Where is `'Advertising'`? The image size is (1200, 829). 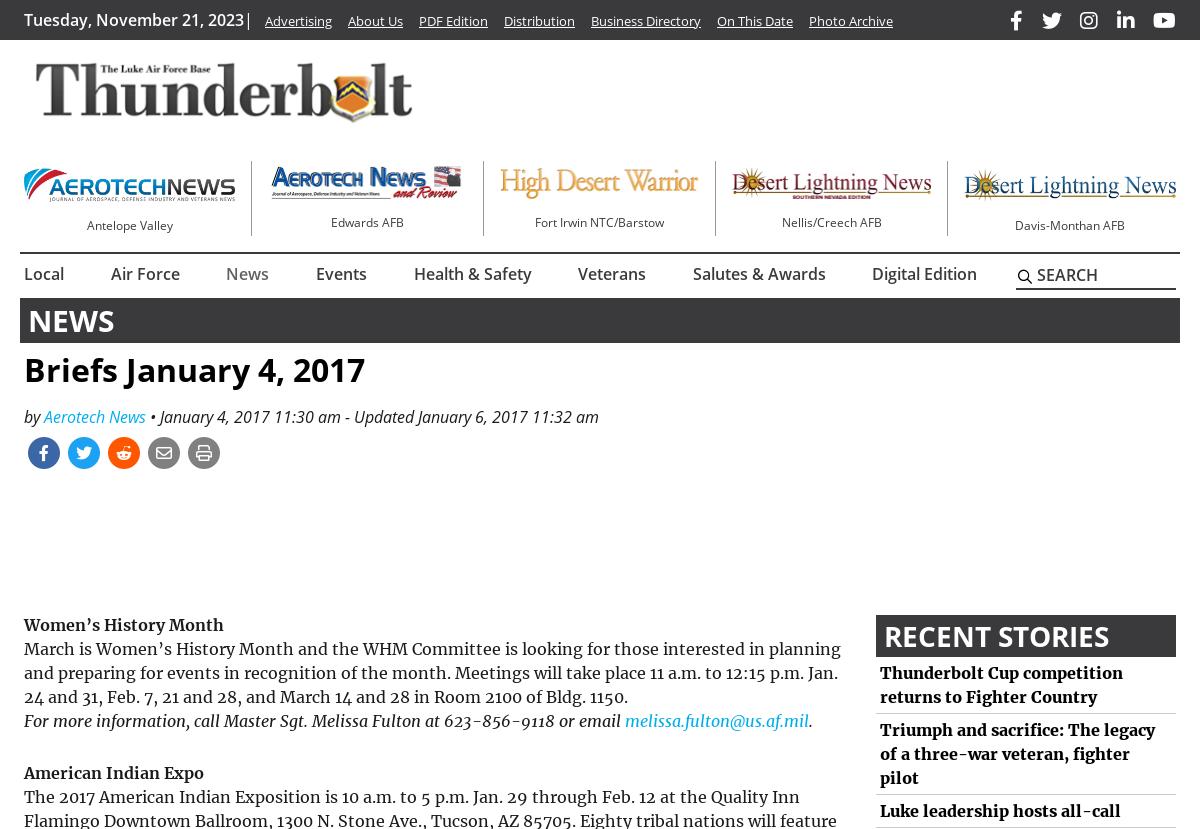 'Advertising' is located at coordinates (297, 20).